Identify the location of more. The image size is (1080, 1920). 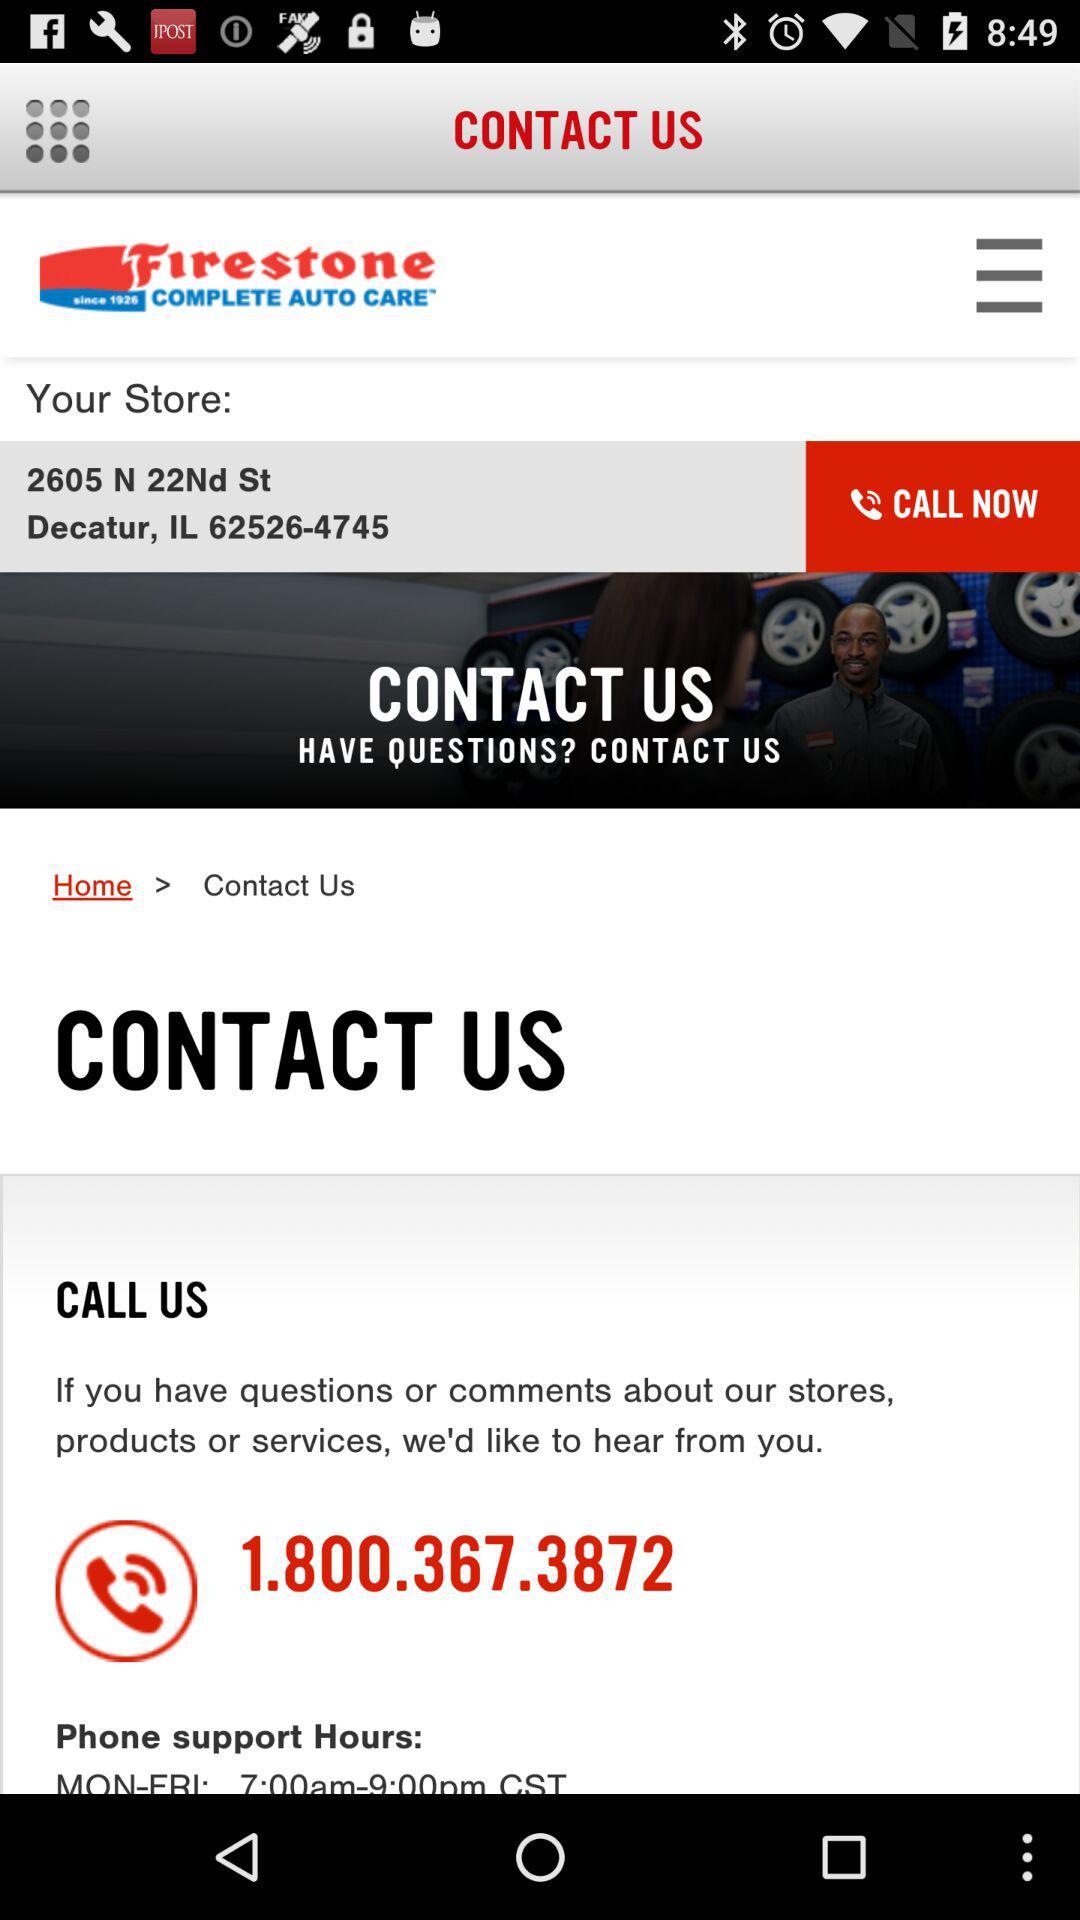
(56, 130).